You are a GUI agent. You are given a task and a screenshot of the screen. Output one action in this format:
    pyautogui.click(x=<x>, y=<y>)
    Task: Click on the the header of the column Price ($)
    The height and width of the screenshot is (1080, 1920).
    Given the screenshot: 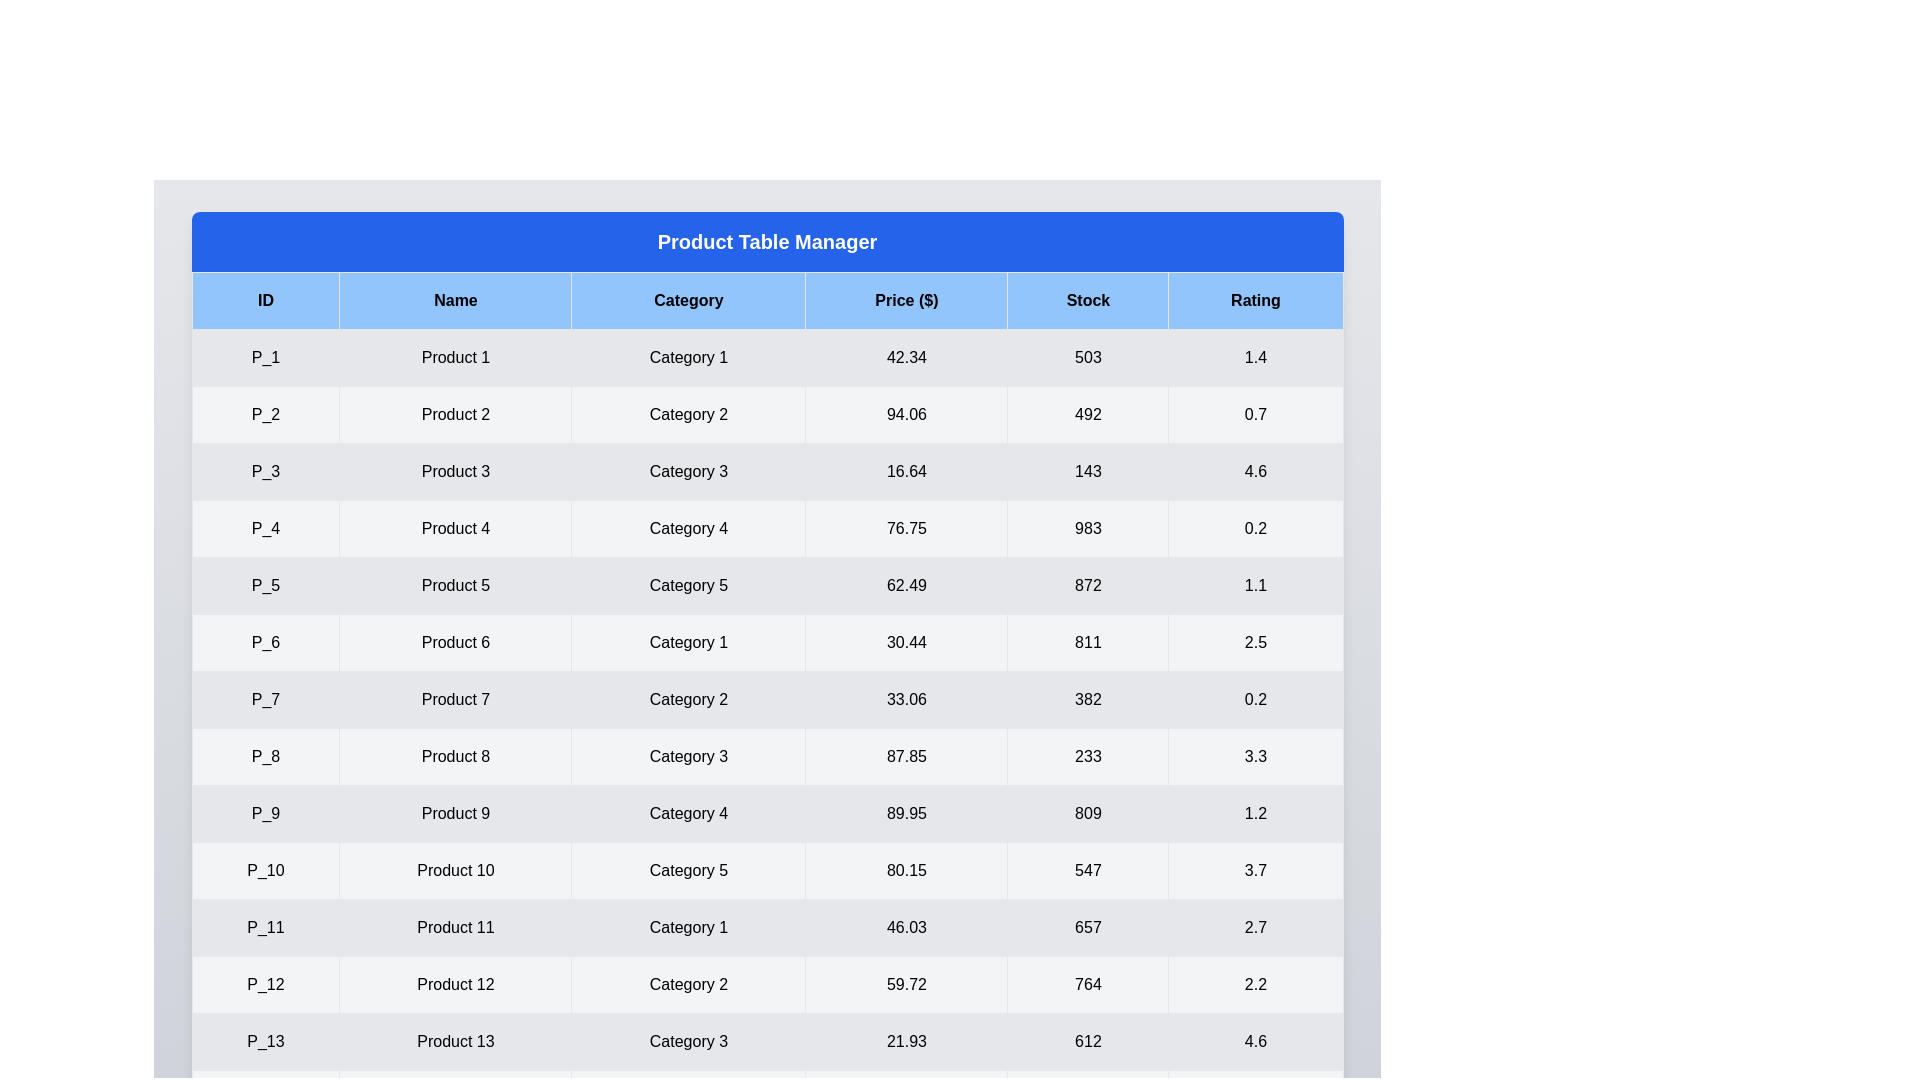 What is the action you would take?
    pyautogui.click(x=906, y=300)
    